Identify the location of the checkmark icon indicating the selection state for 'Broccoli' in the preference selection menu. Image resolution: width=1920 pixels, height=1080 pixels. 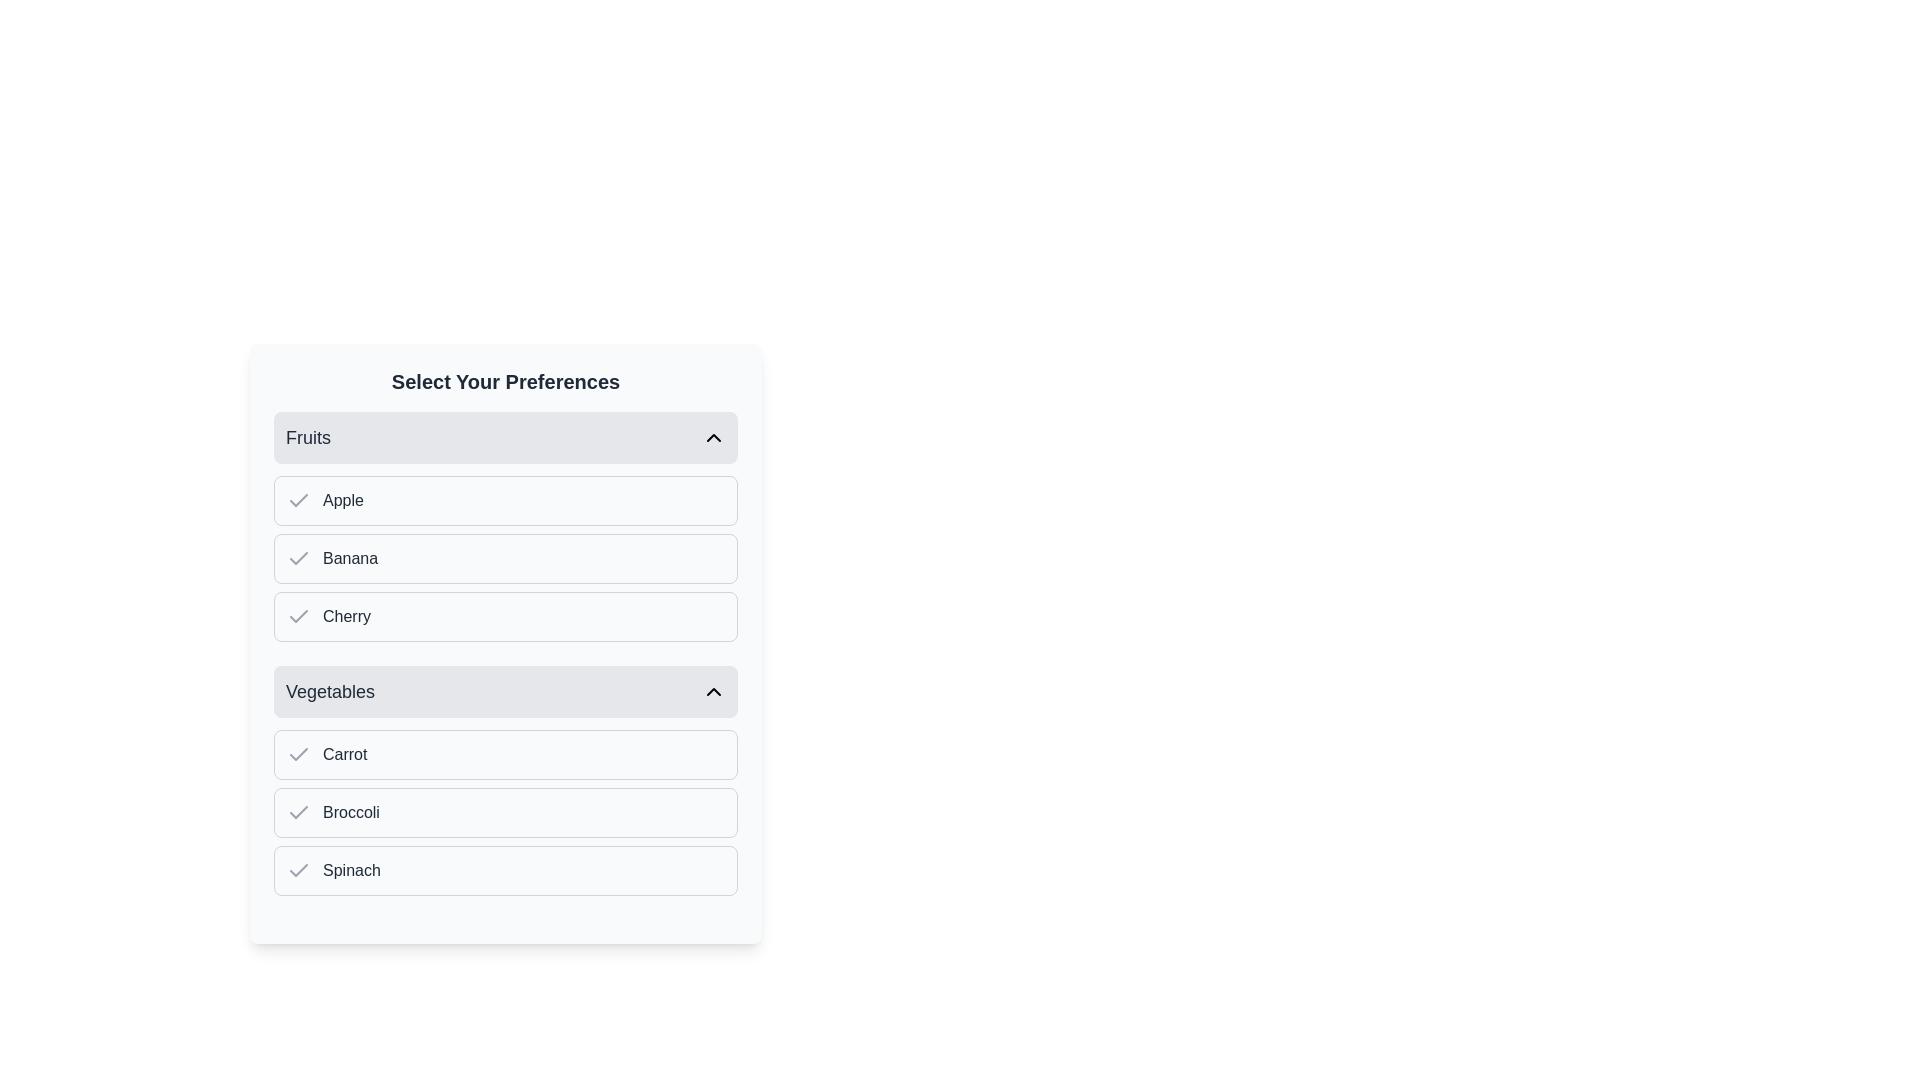
(297, 812).